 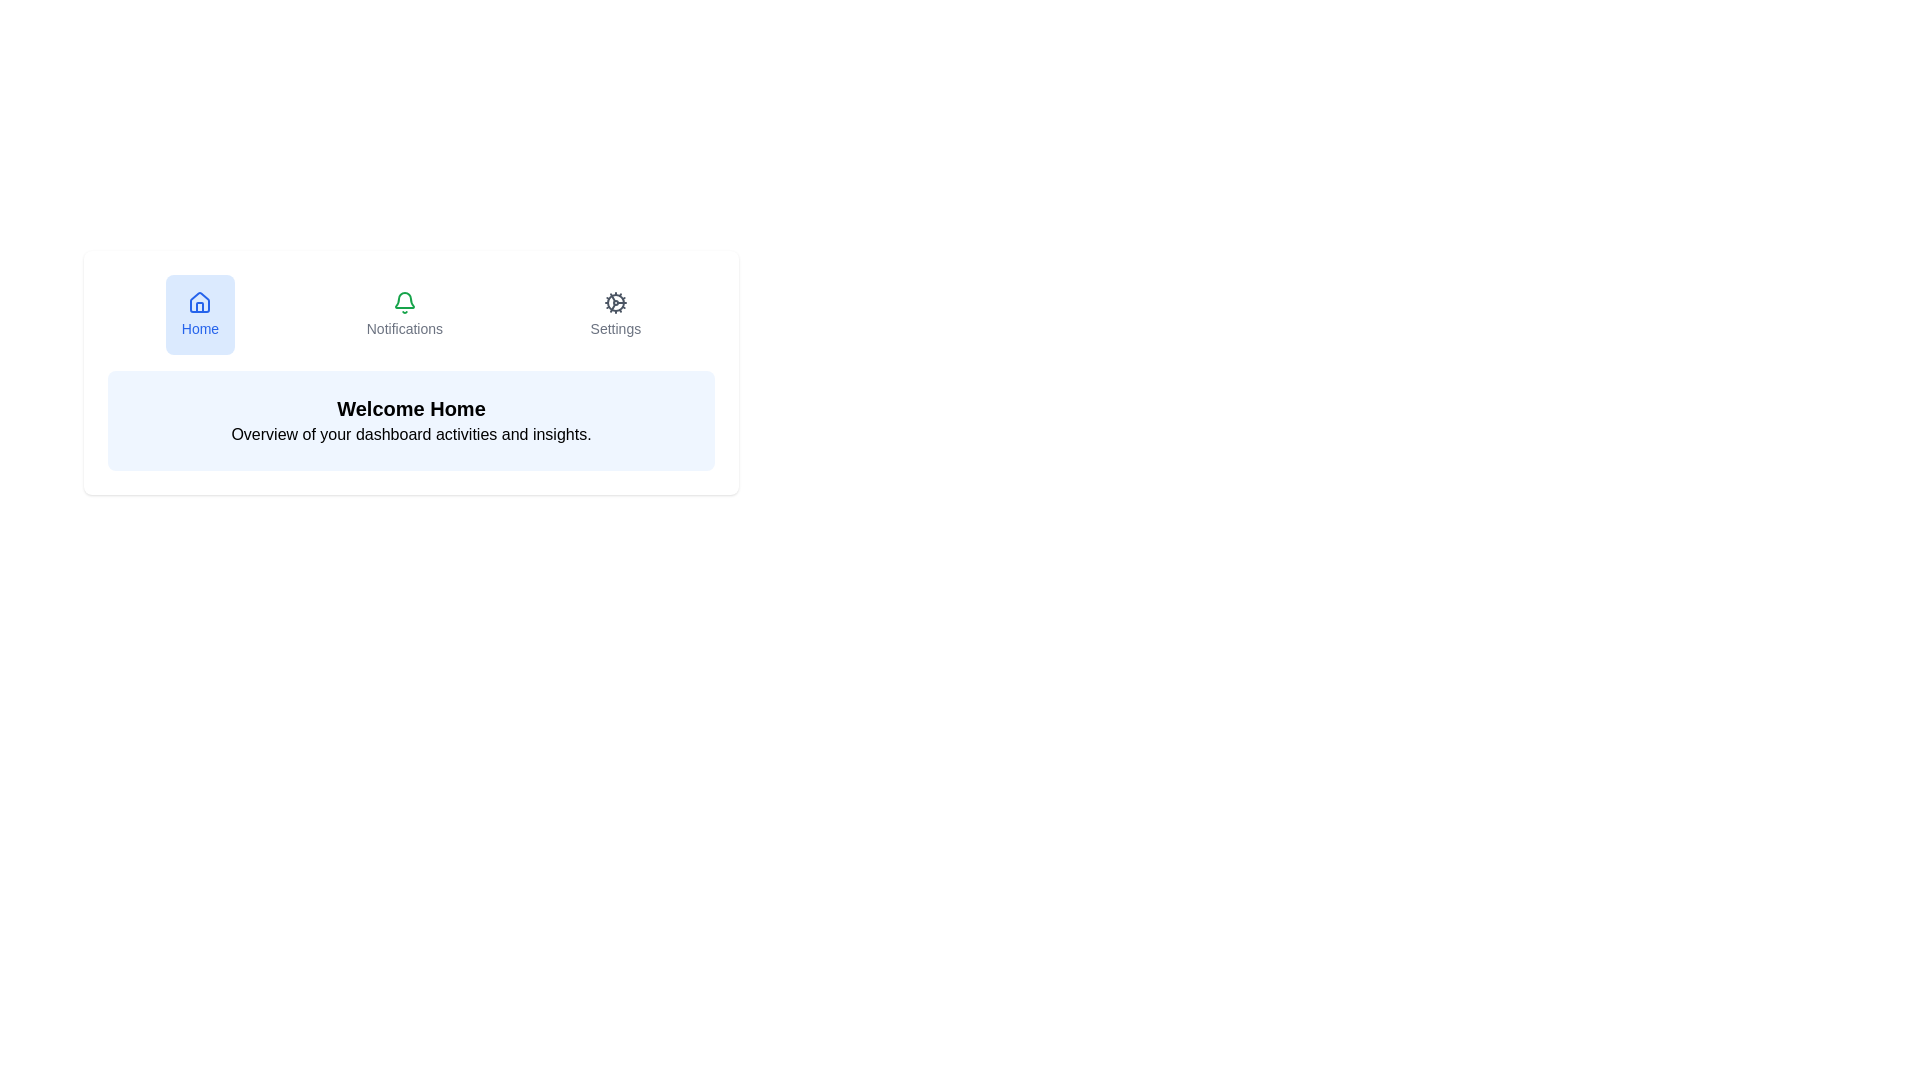 What do you see at coordinates (403, 315) in the screenshot?
I see `the Notifications tab by clicking on its corresponding button` at bounding box center [403, 315].